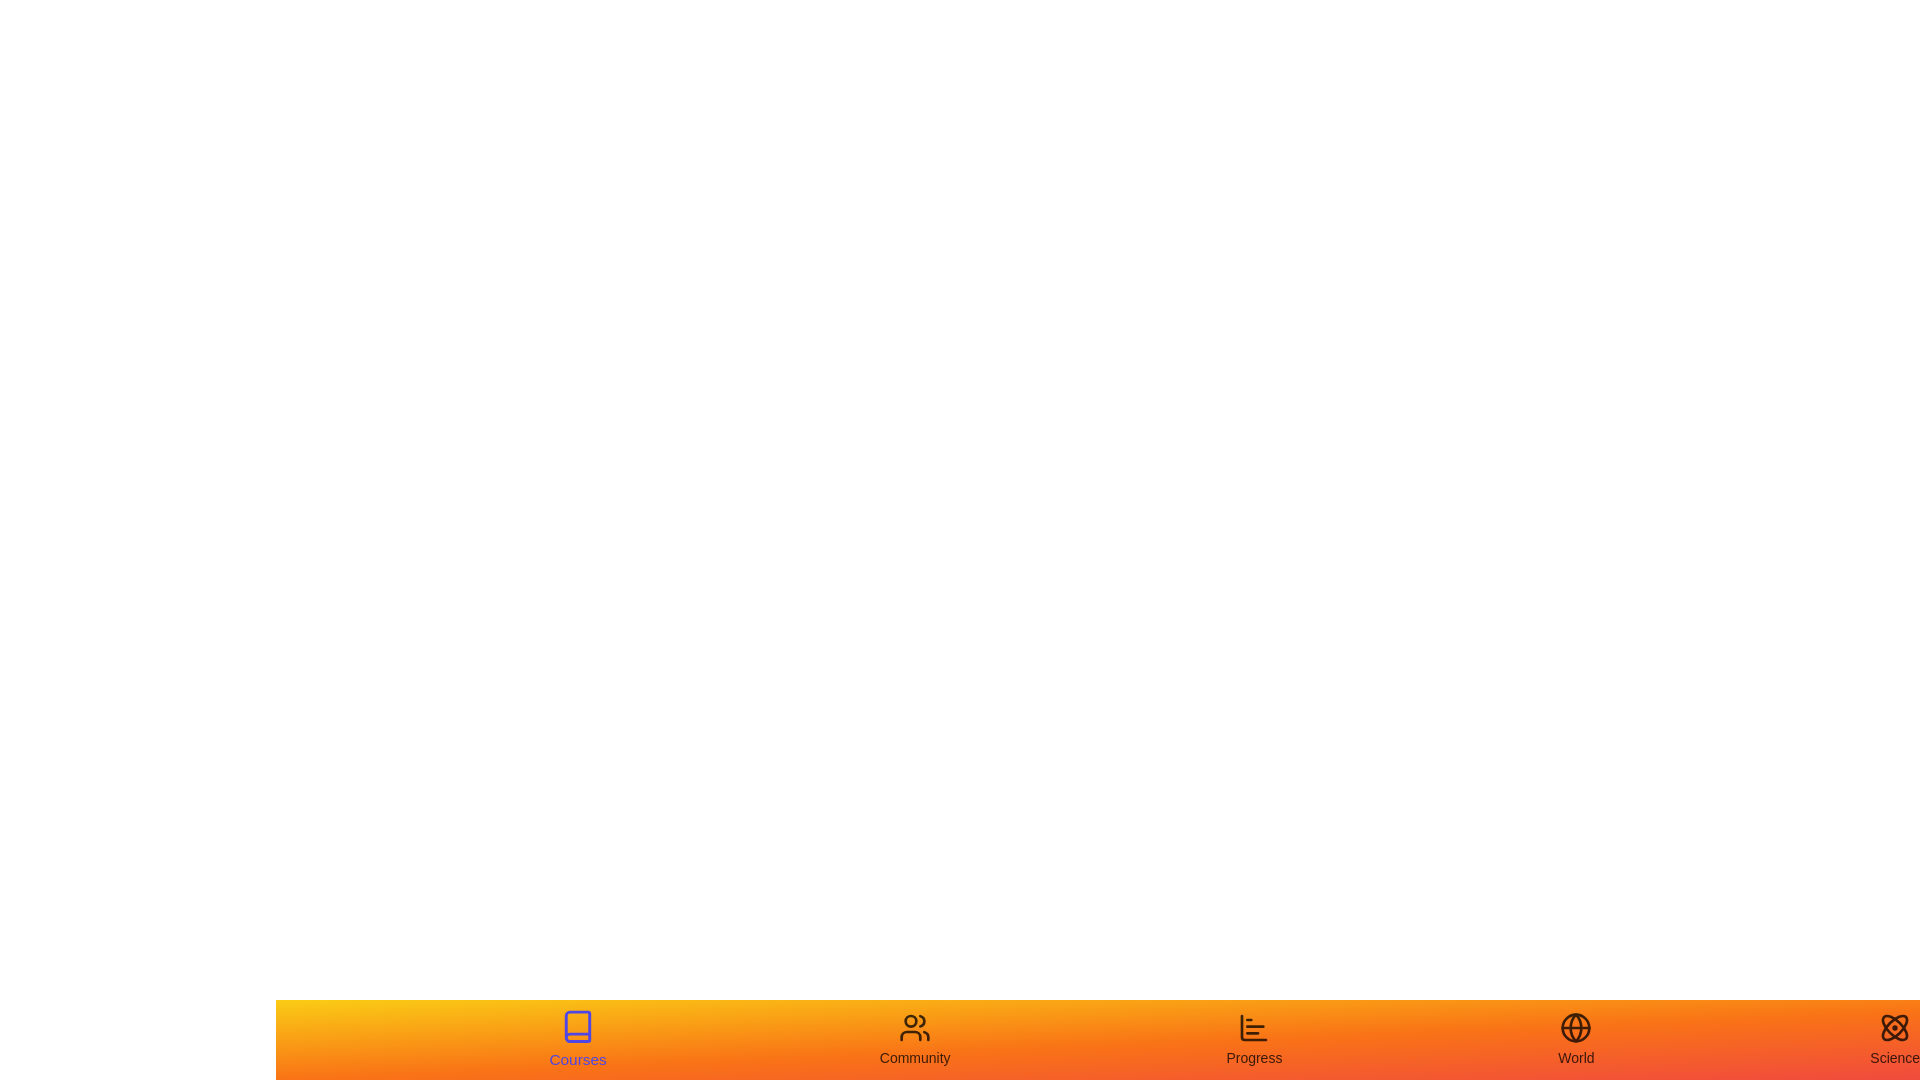 This screenshot has width=1920, height=1080. What do you see at coordinates (1894, 1039) in the screenshot?
I see `the tab labeled Science` at bounding box center [1894, 1039].